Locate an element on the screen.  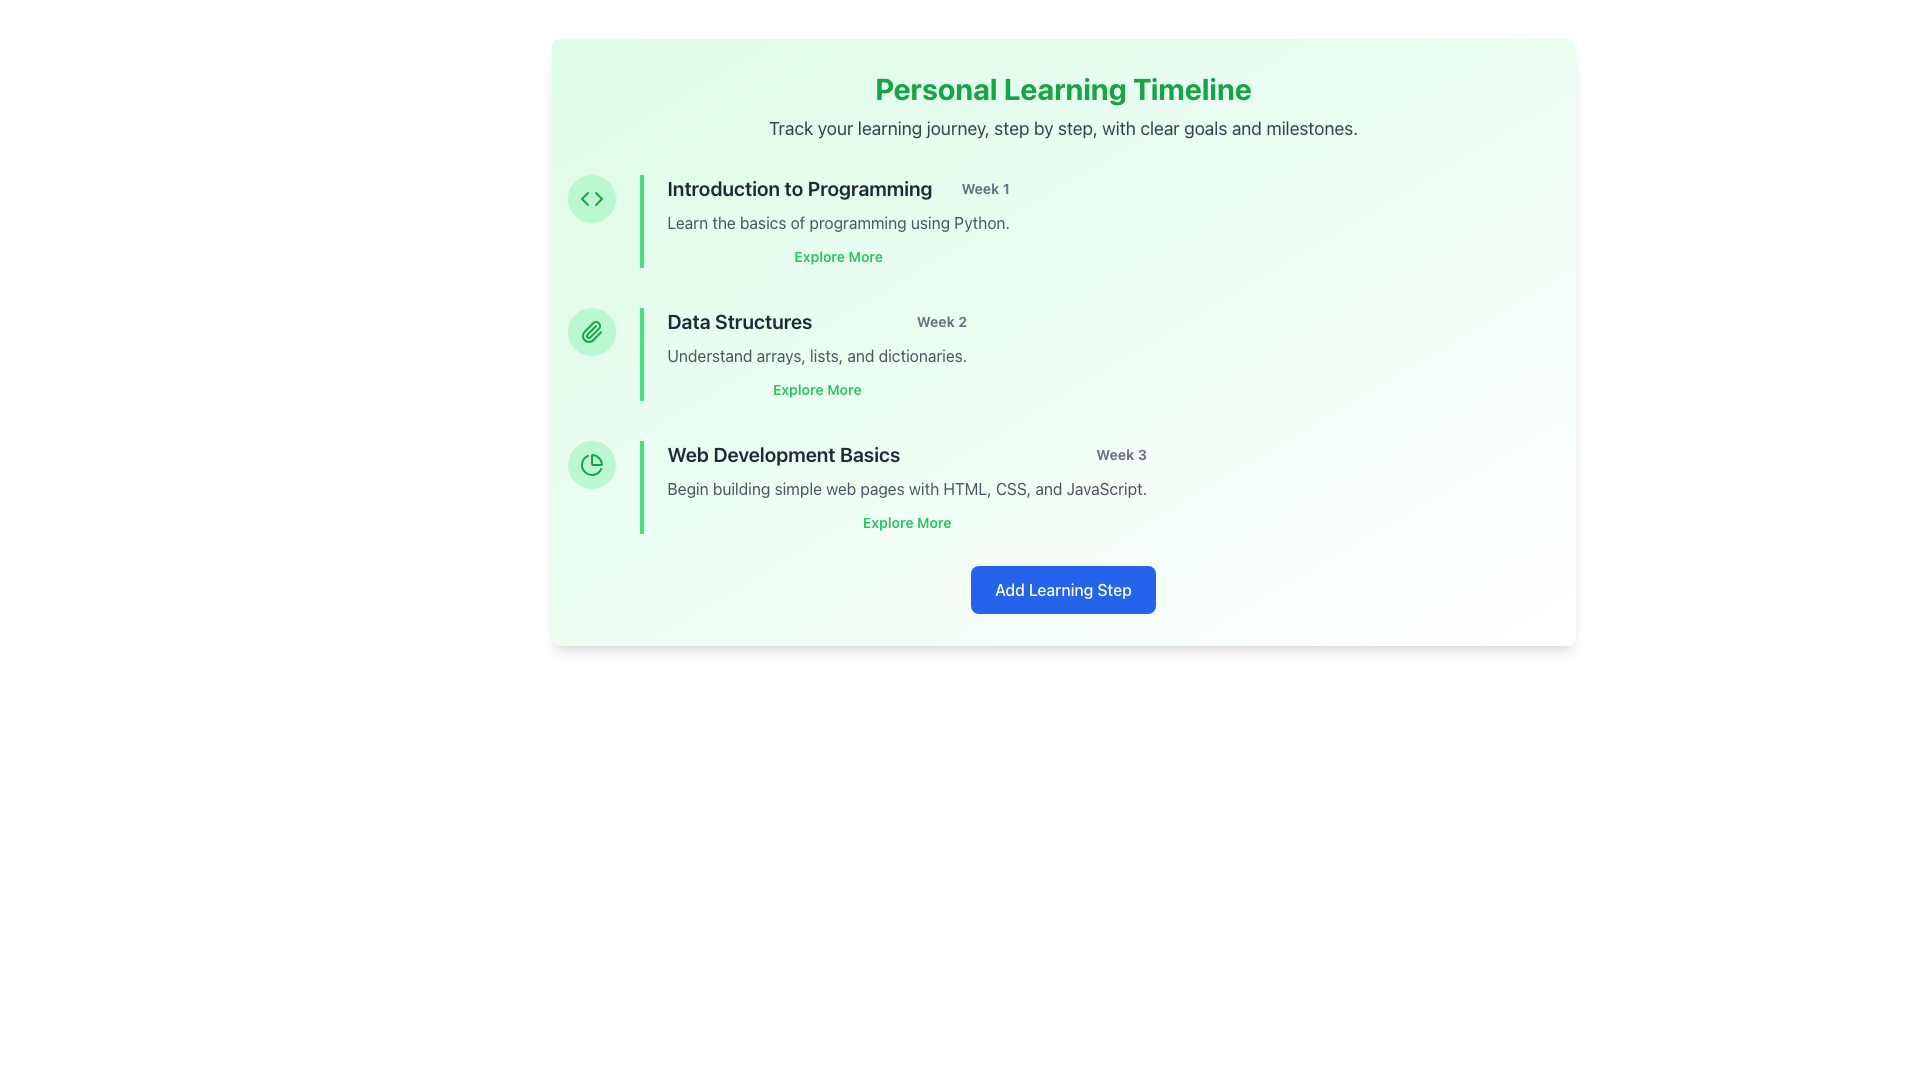
the visual style of the SVG coding icon, which is vibrant green and located to the left of the heading 'Introduction to Programming' is located at coordinates (590, 199).